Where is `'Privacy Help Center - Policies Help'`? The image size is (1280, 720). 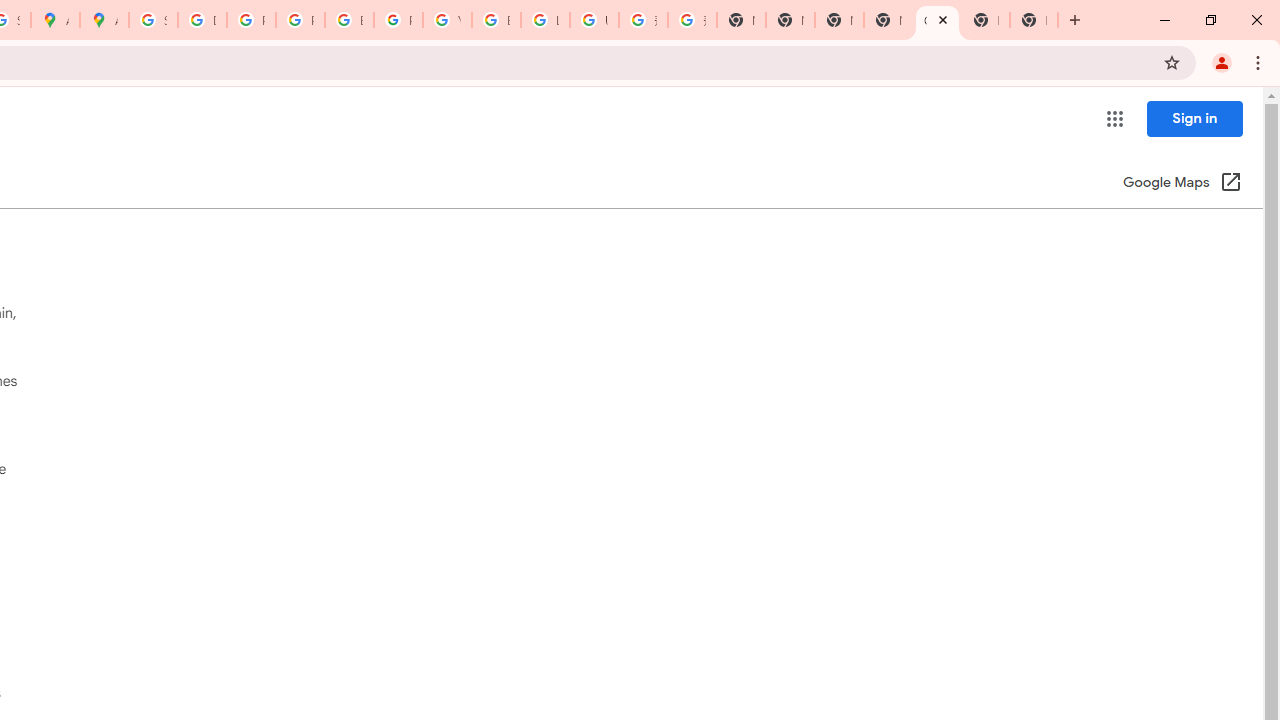
'Privacy Help Center - Policies Help' is located at coordinates (250, 20).